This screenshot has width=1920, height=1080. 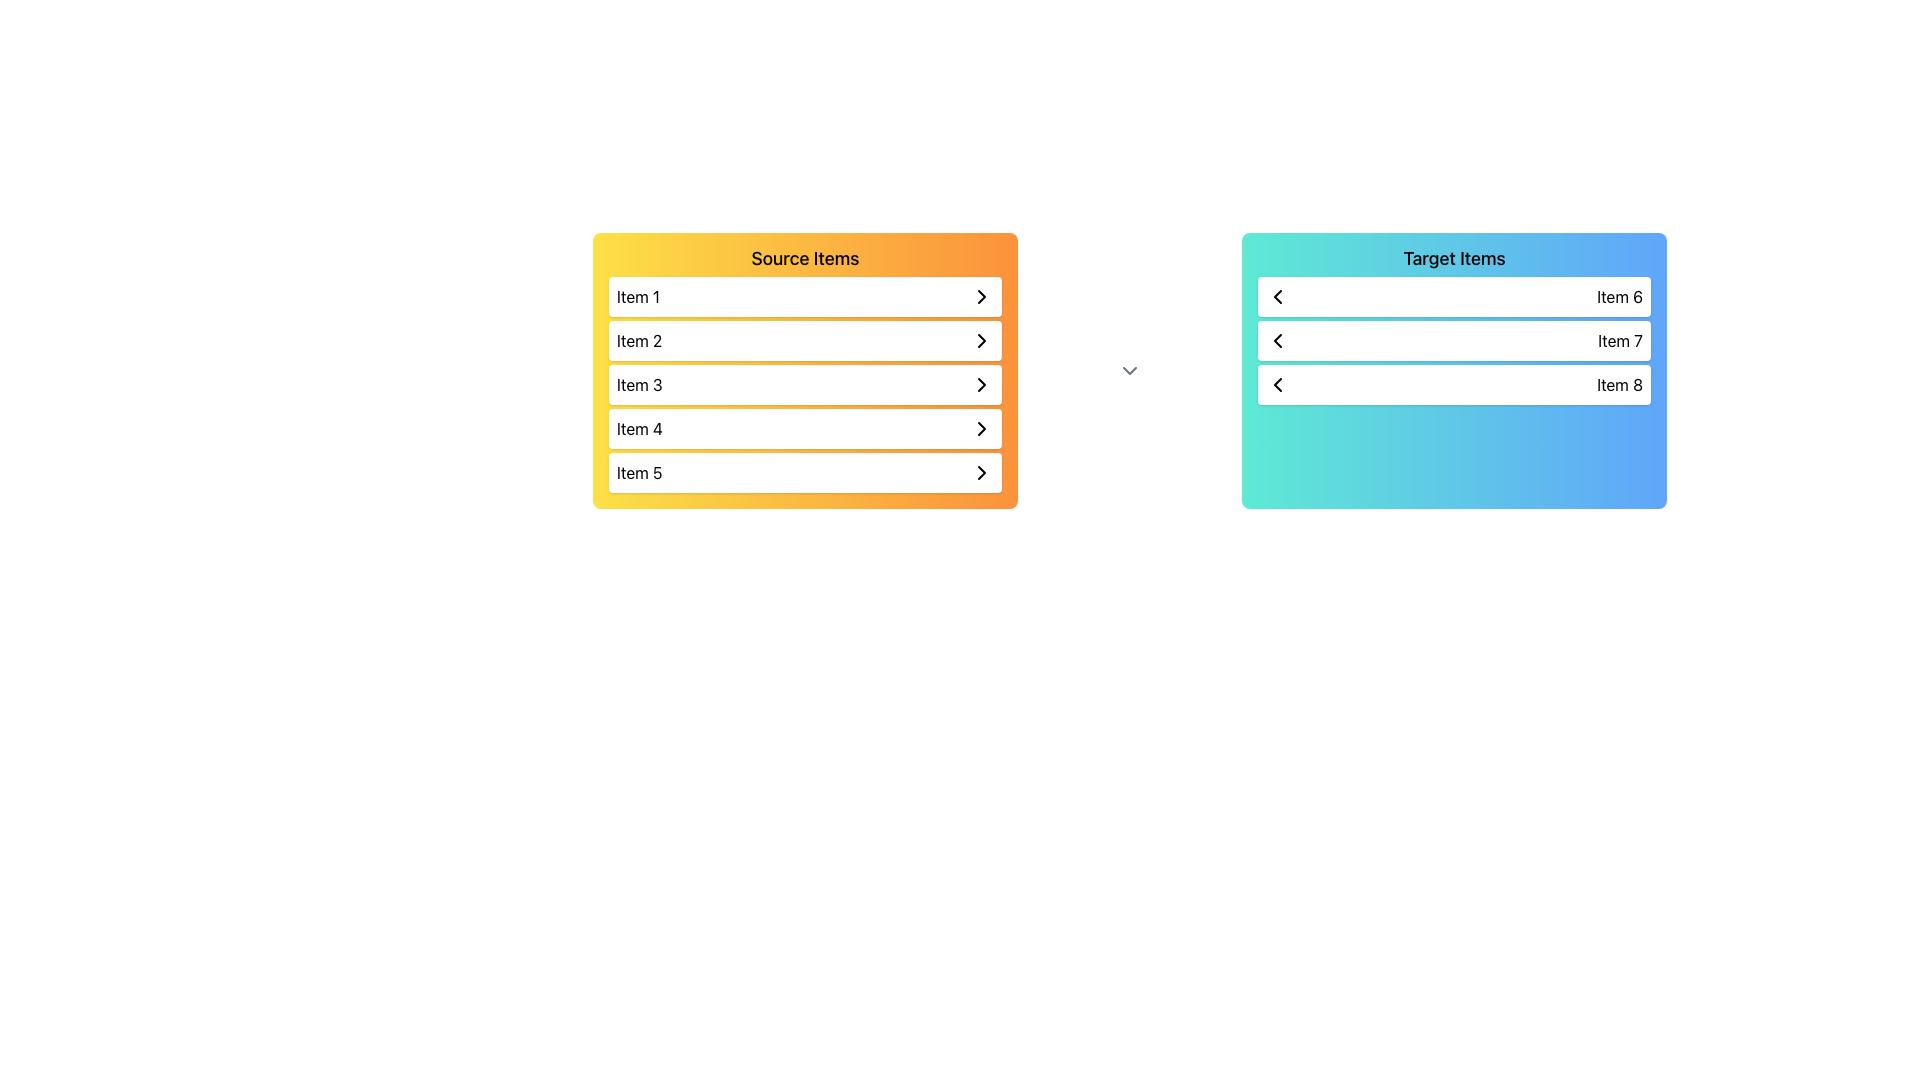 What do you see at coordinates (1454, 385) in the screenshot?
I see `the third item in the 'Target Items' group, which represents 'Item 8'` at bounding box center [1454, 385].